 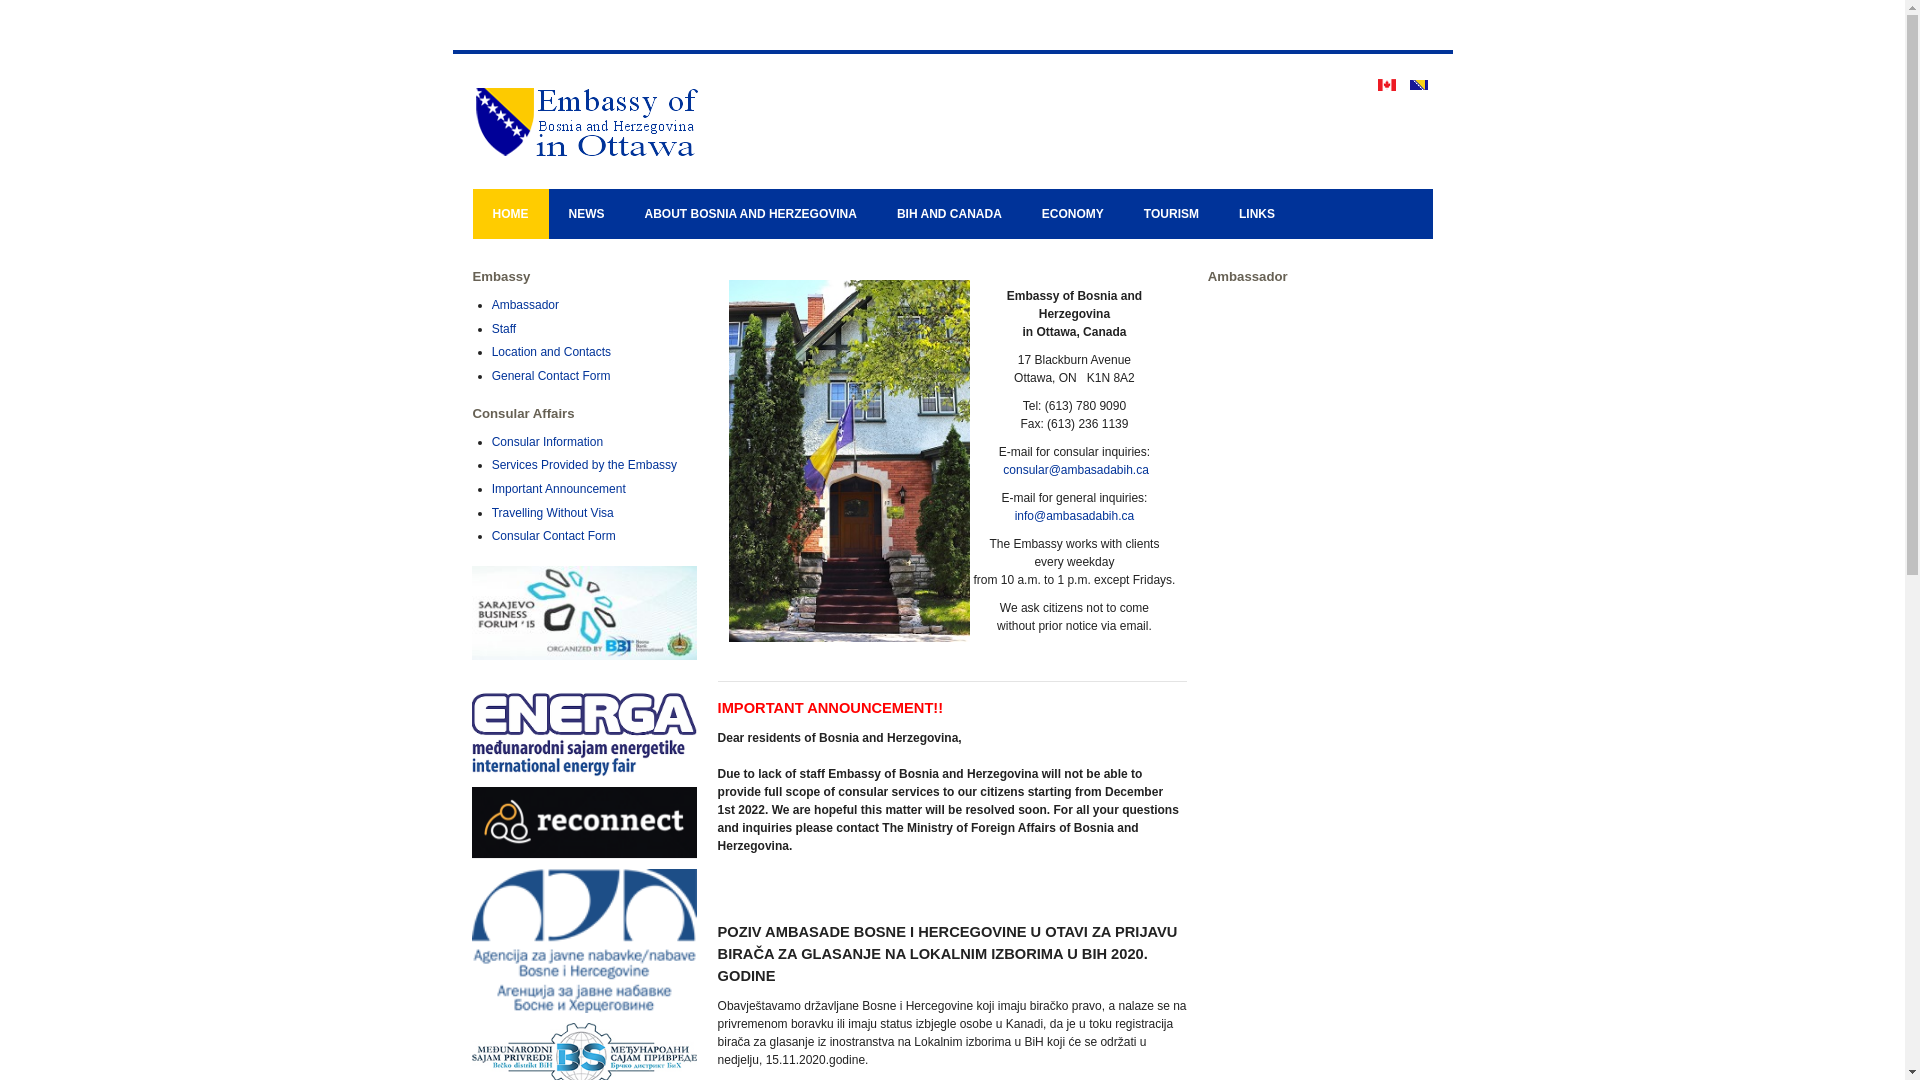 I want to click on 'HOME', so click(x=509, y=213).